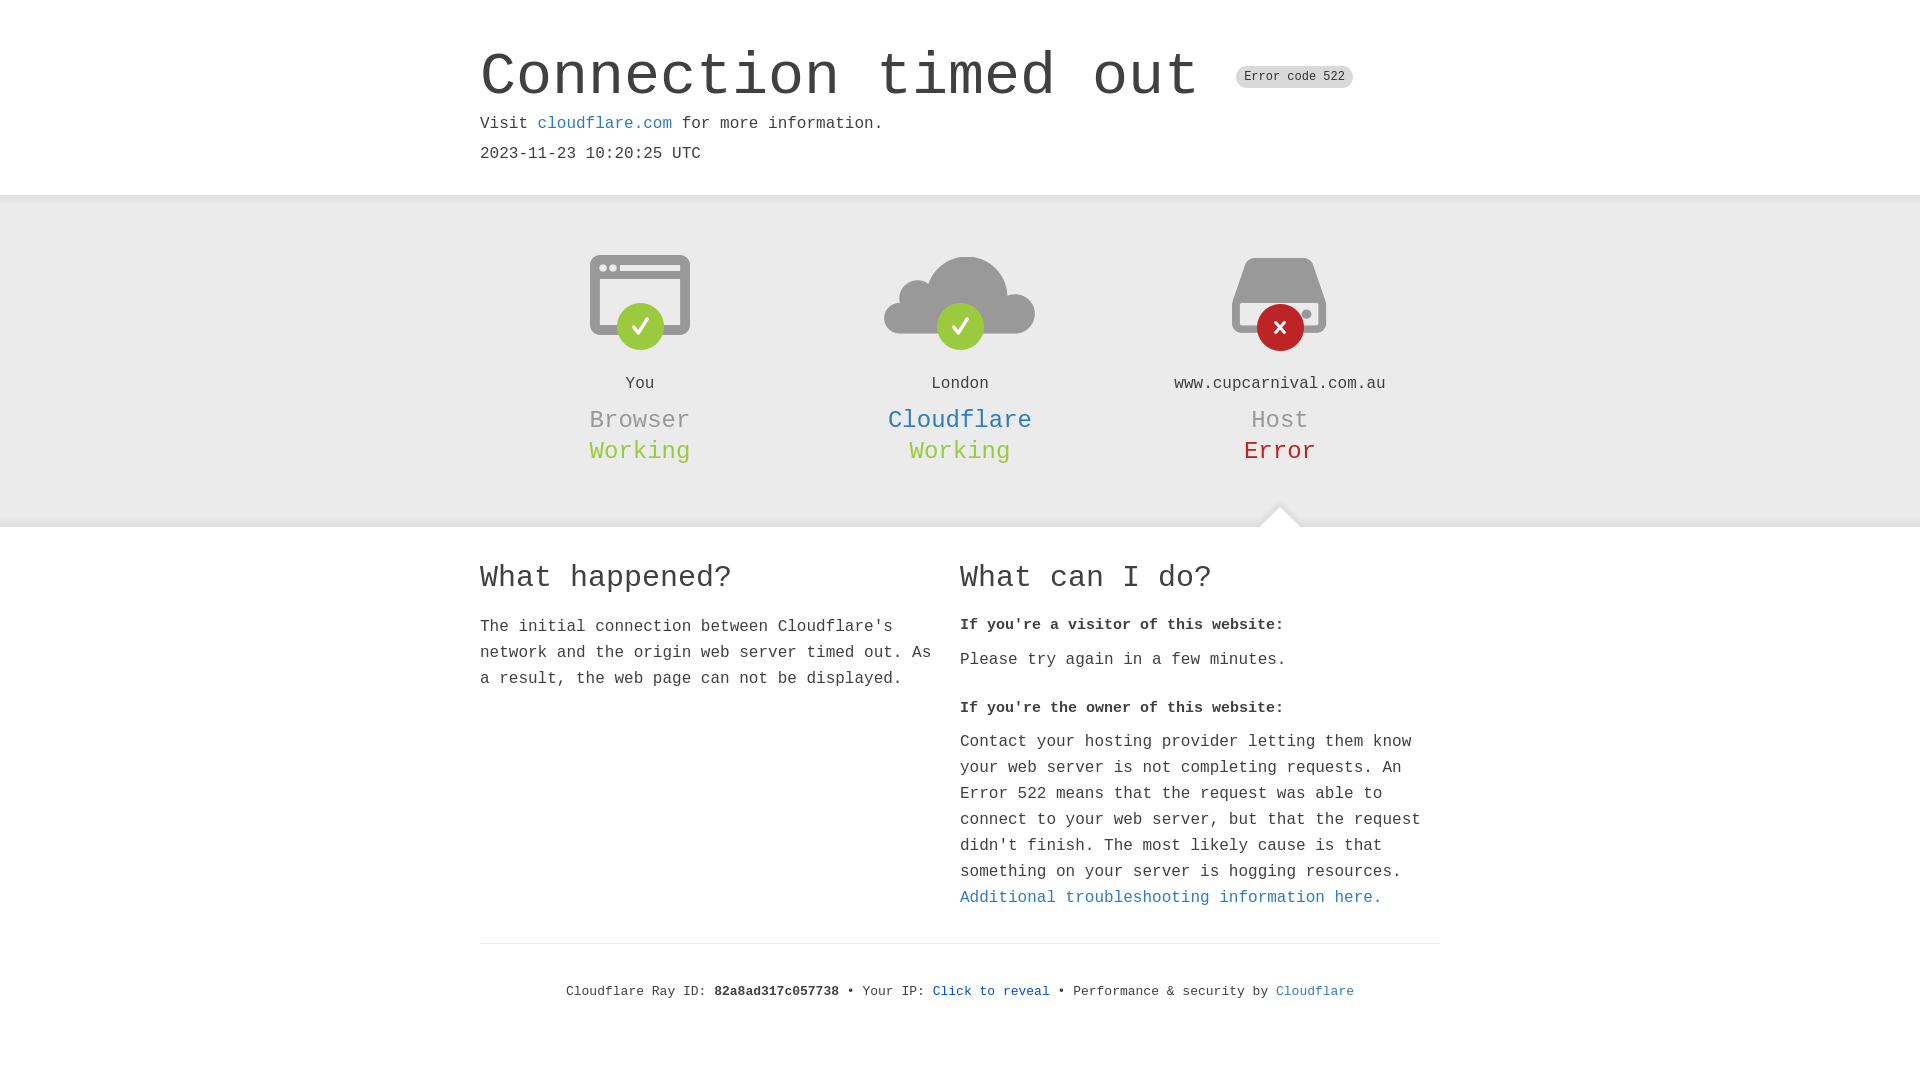  Describe the element at coordinates (991, 991) in the screenshot. I see `'Click to reveal'` at that location.